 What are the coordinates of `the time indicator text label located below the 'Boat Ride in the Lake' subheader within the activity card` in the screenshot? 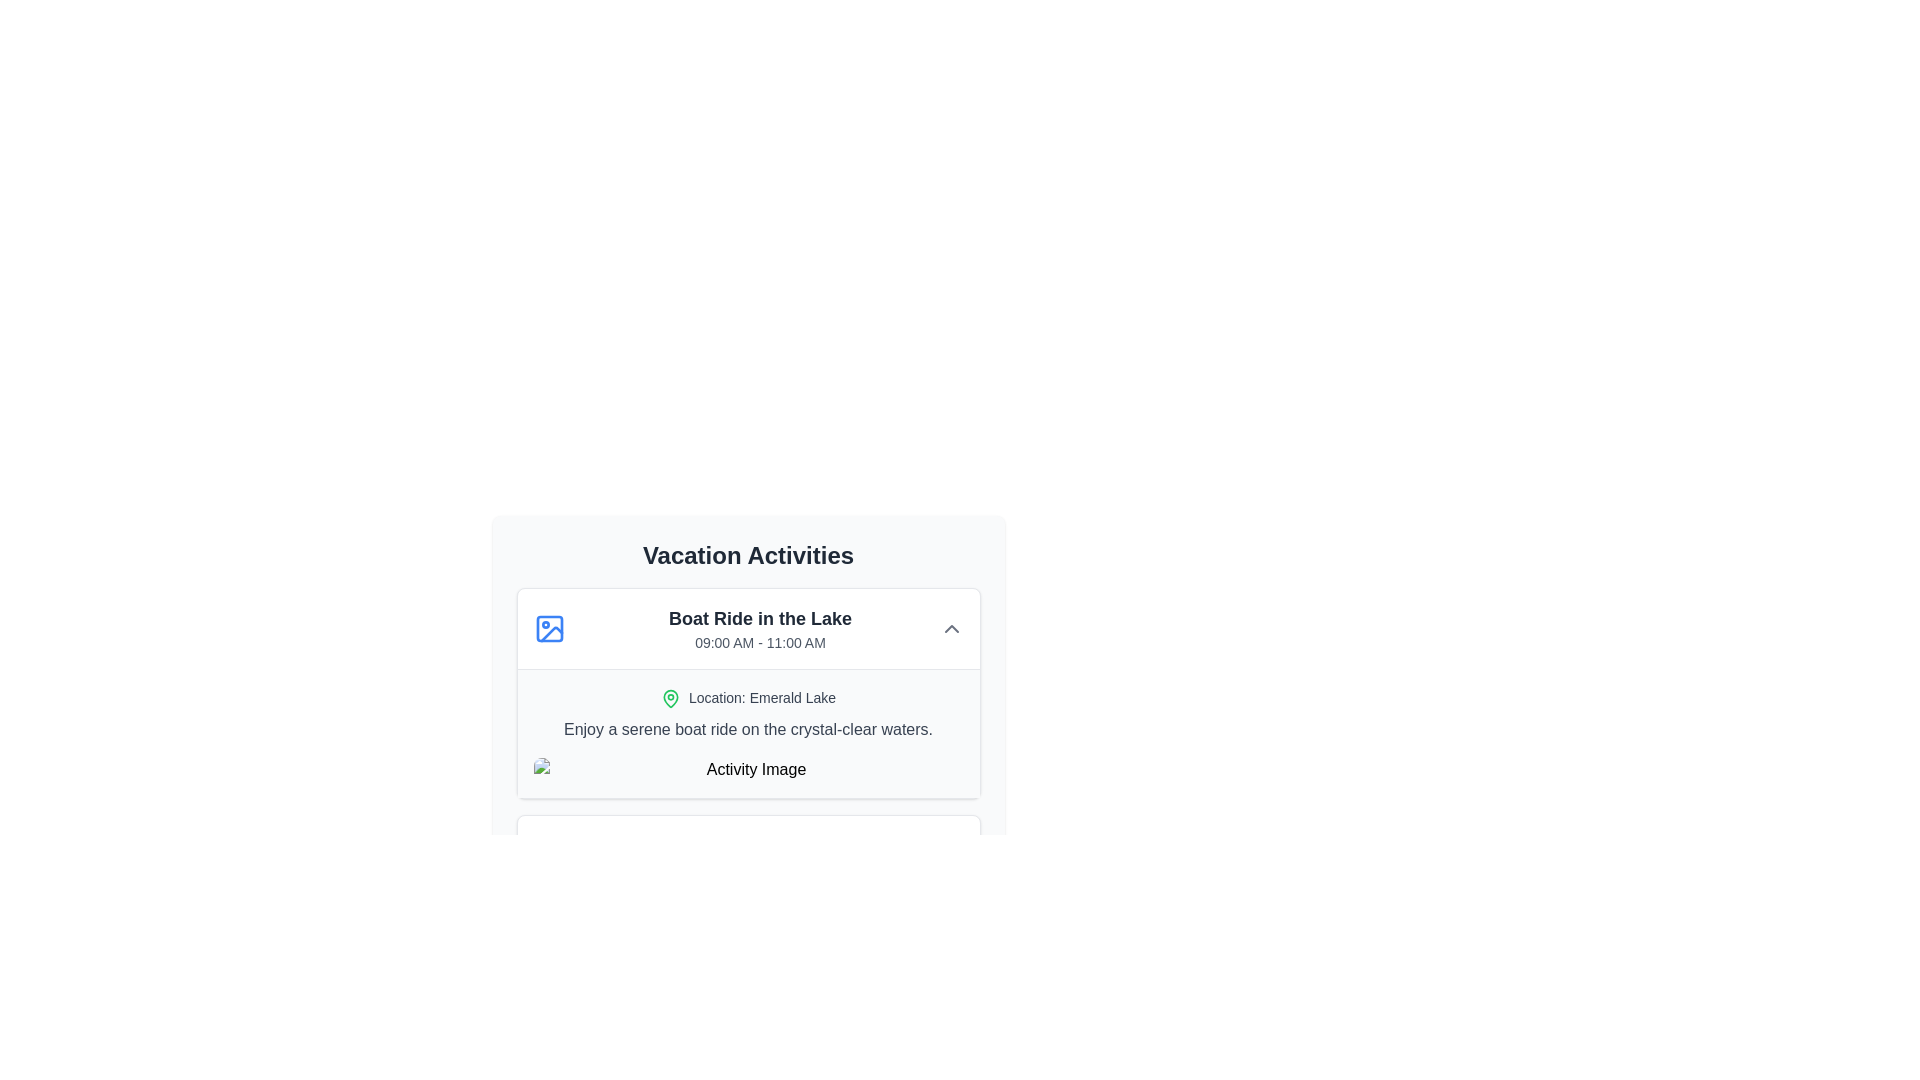 It's located at (759, 643).